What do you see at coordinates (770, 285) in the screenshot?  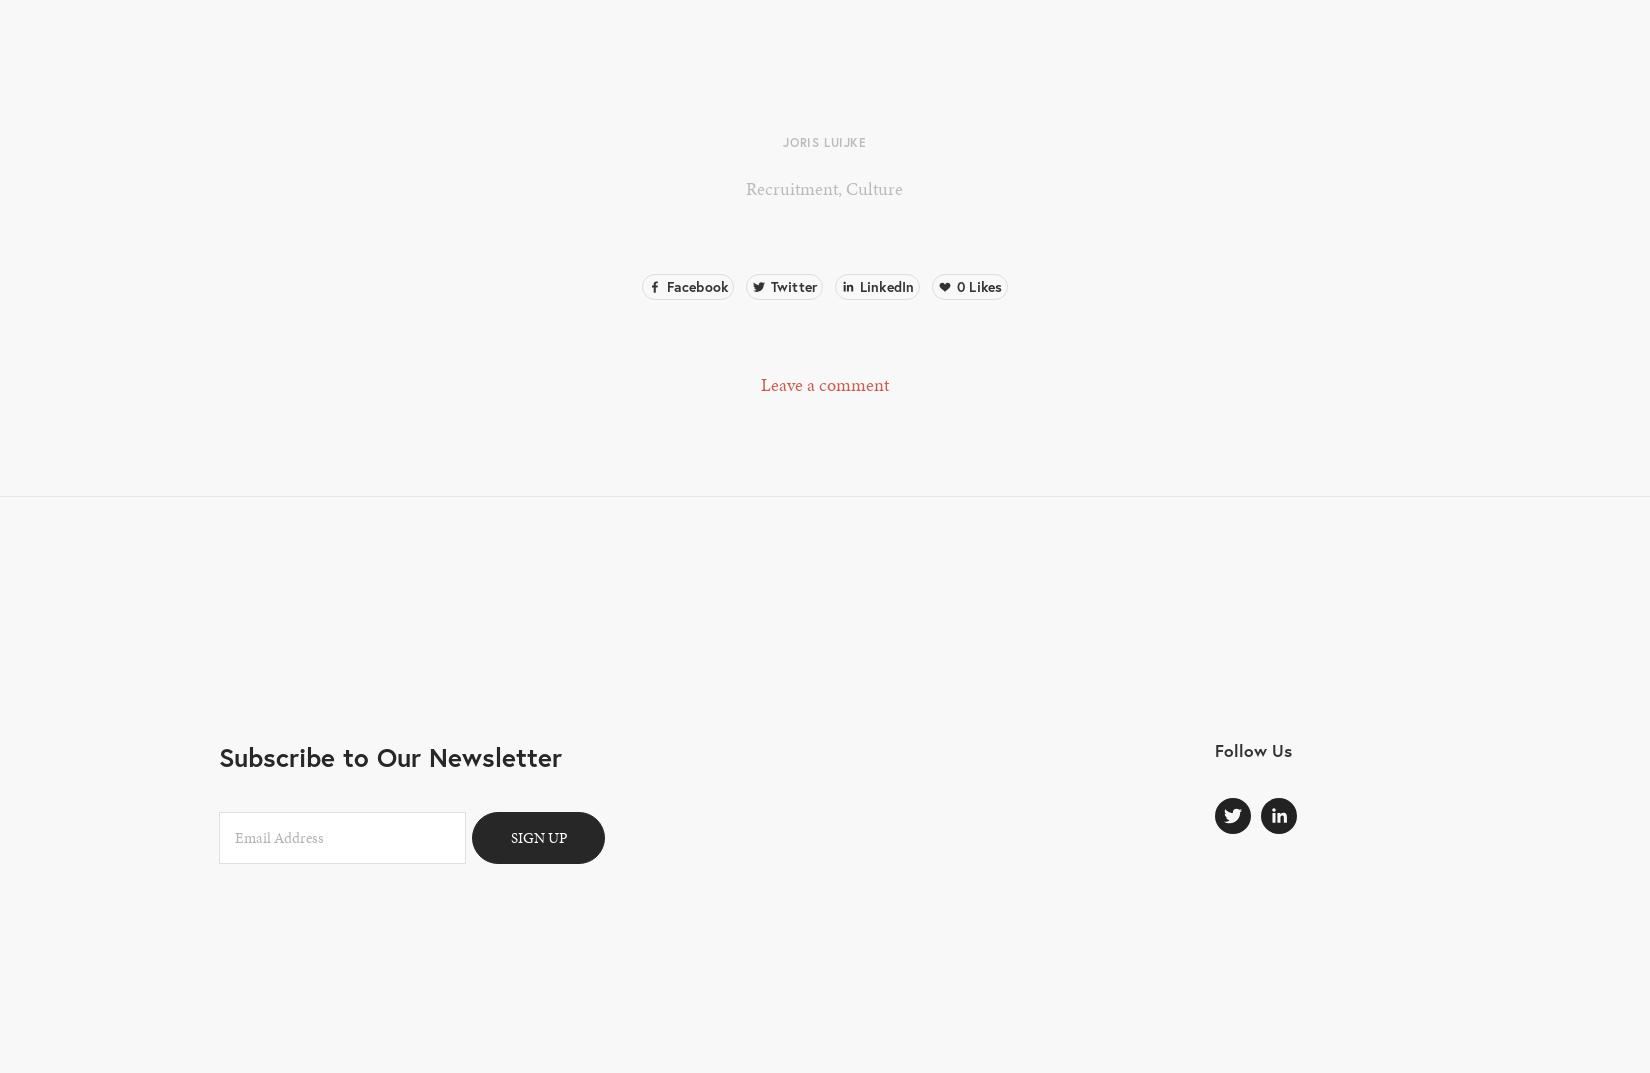 I see `'Twitter'` at bounding box center [770, 285].